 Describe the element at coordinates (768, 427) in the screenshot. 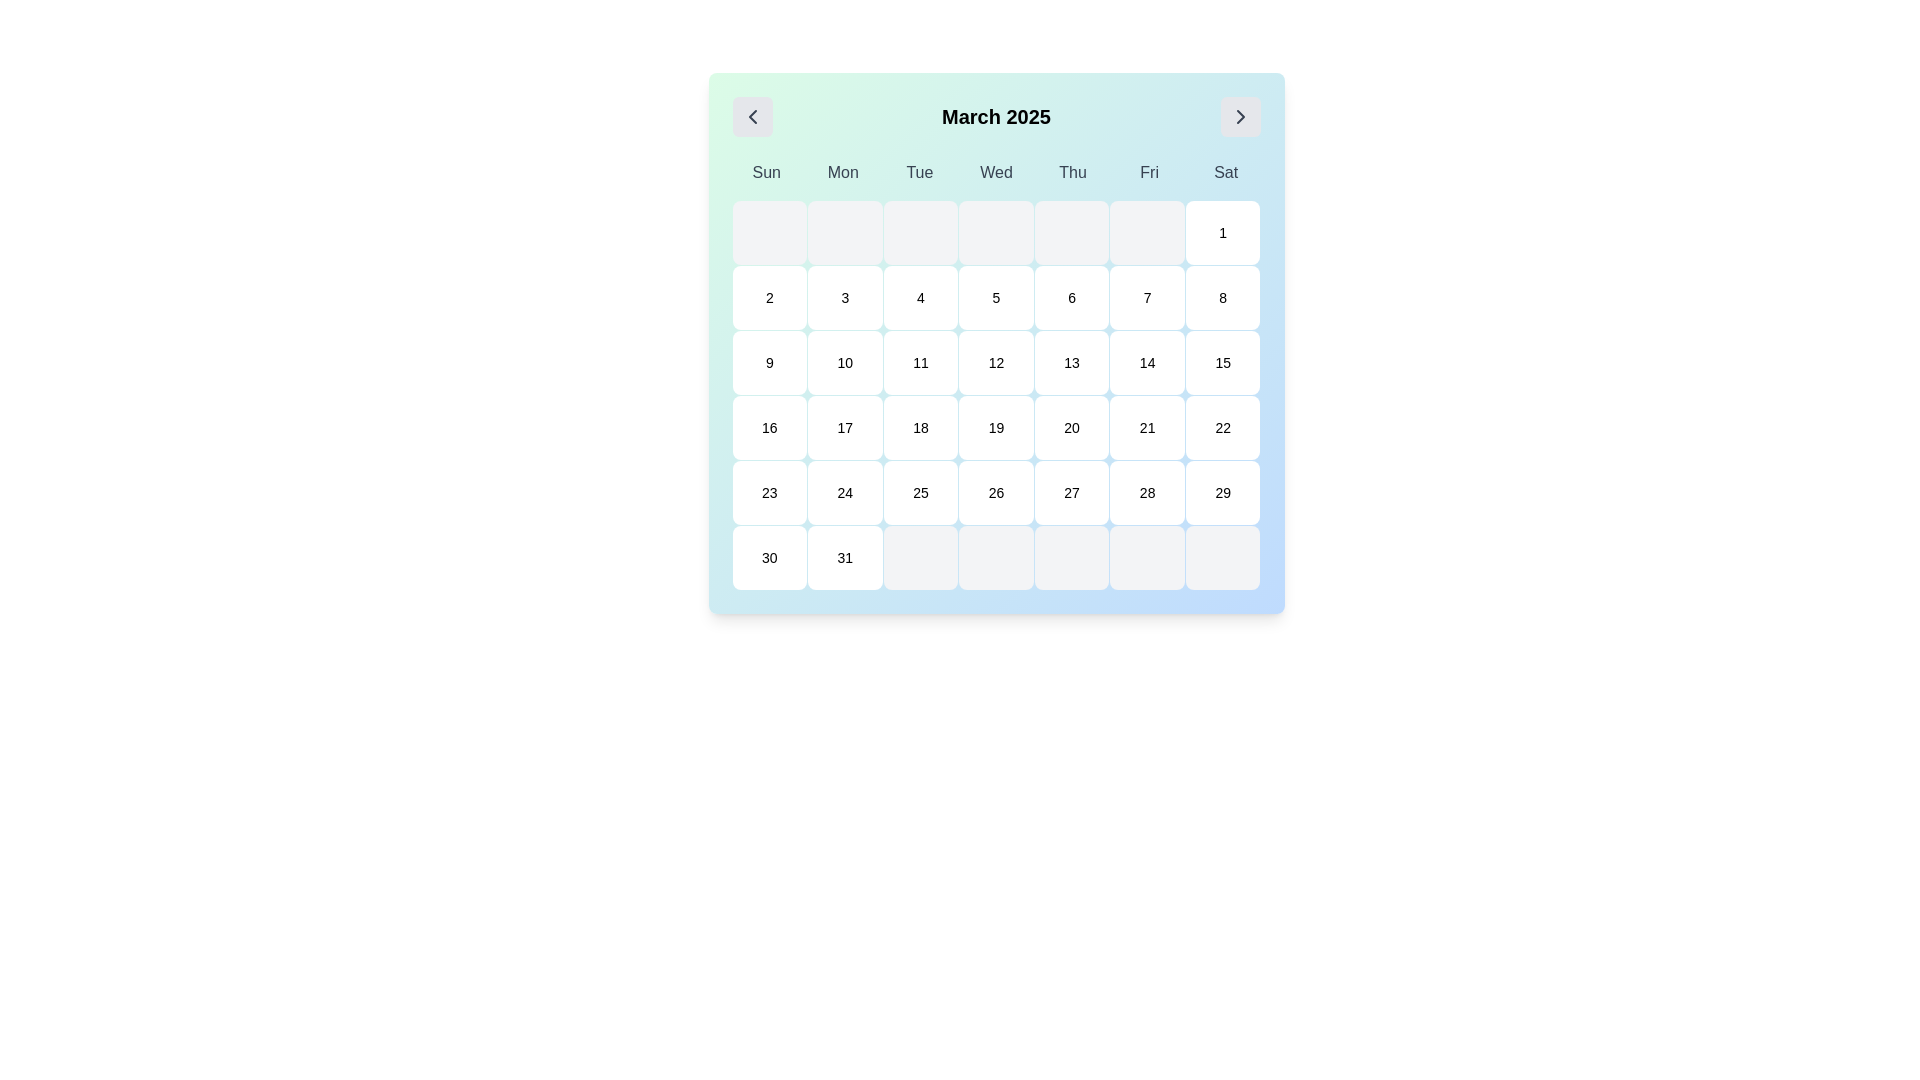

I see `the button representing the 16th day in the calendar view` at that location.